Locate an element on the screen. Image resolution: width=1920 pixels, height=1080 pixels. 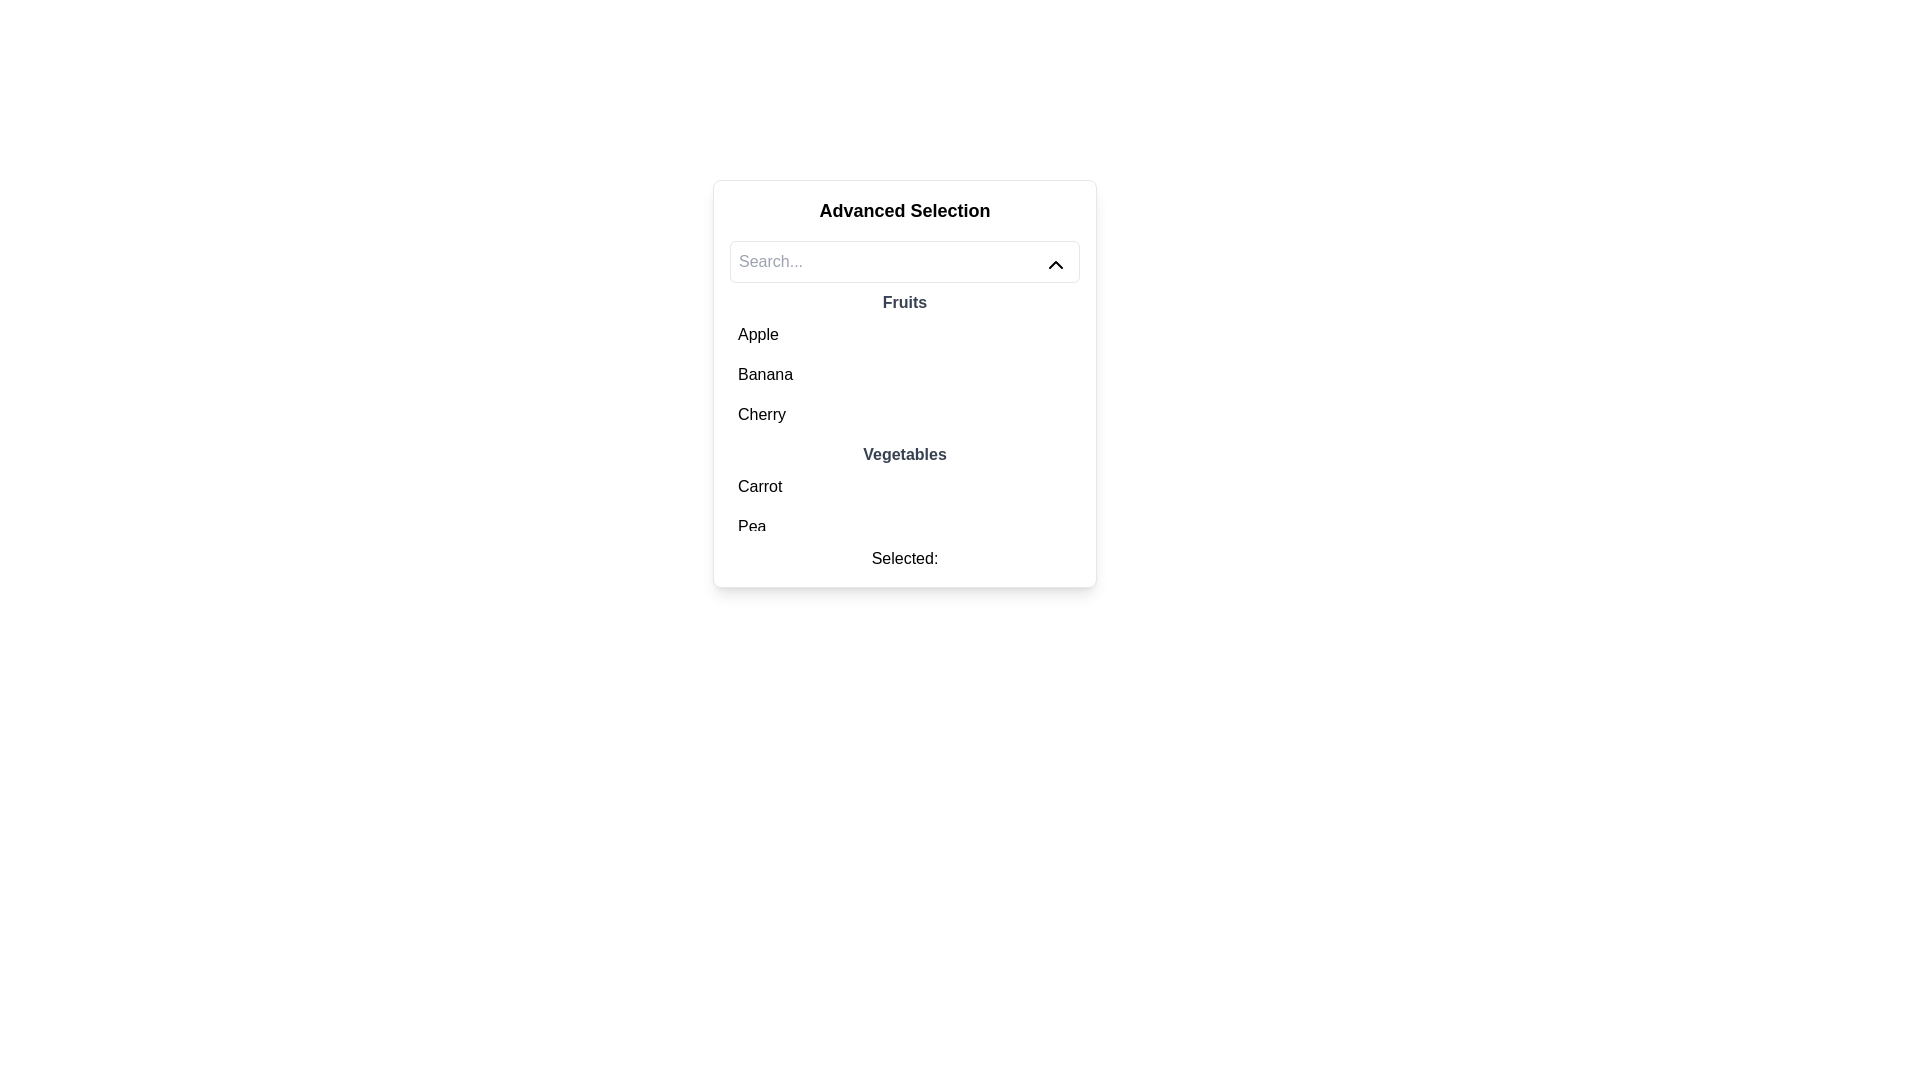
the 'Fruits' text label, which serves as a category heading for the dropdown menu of fruit options is located at coordinates (904, 303).